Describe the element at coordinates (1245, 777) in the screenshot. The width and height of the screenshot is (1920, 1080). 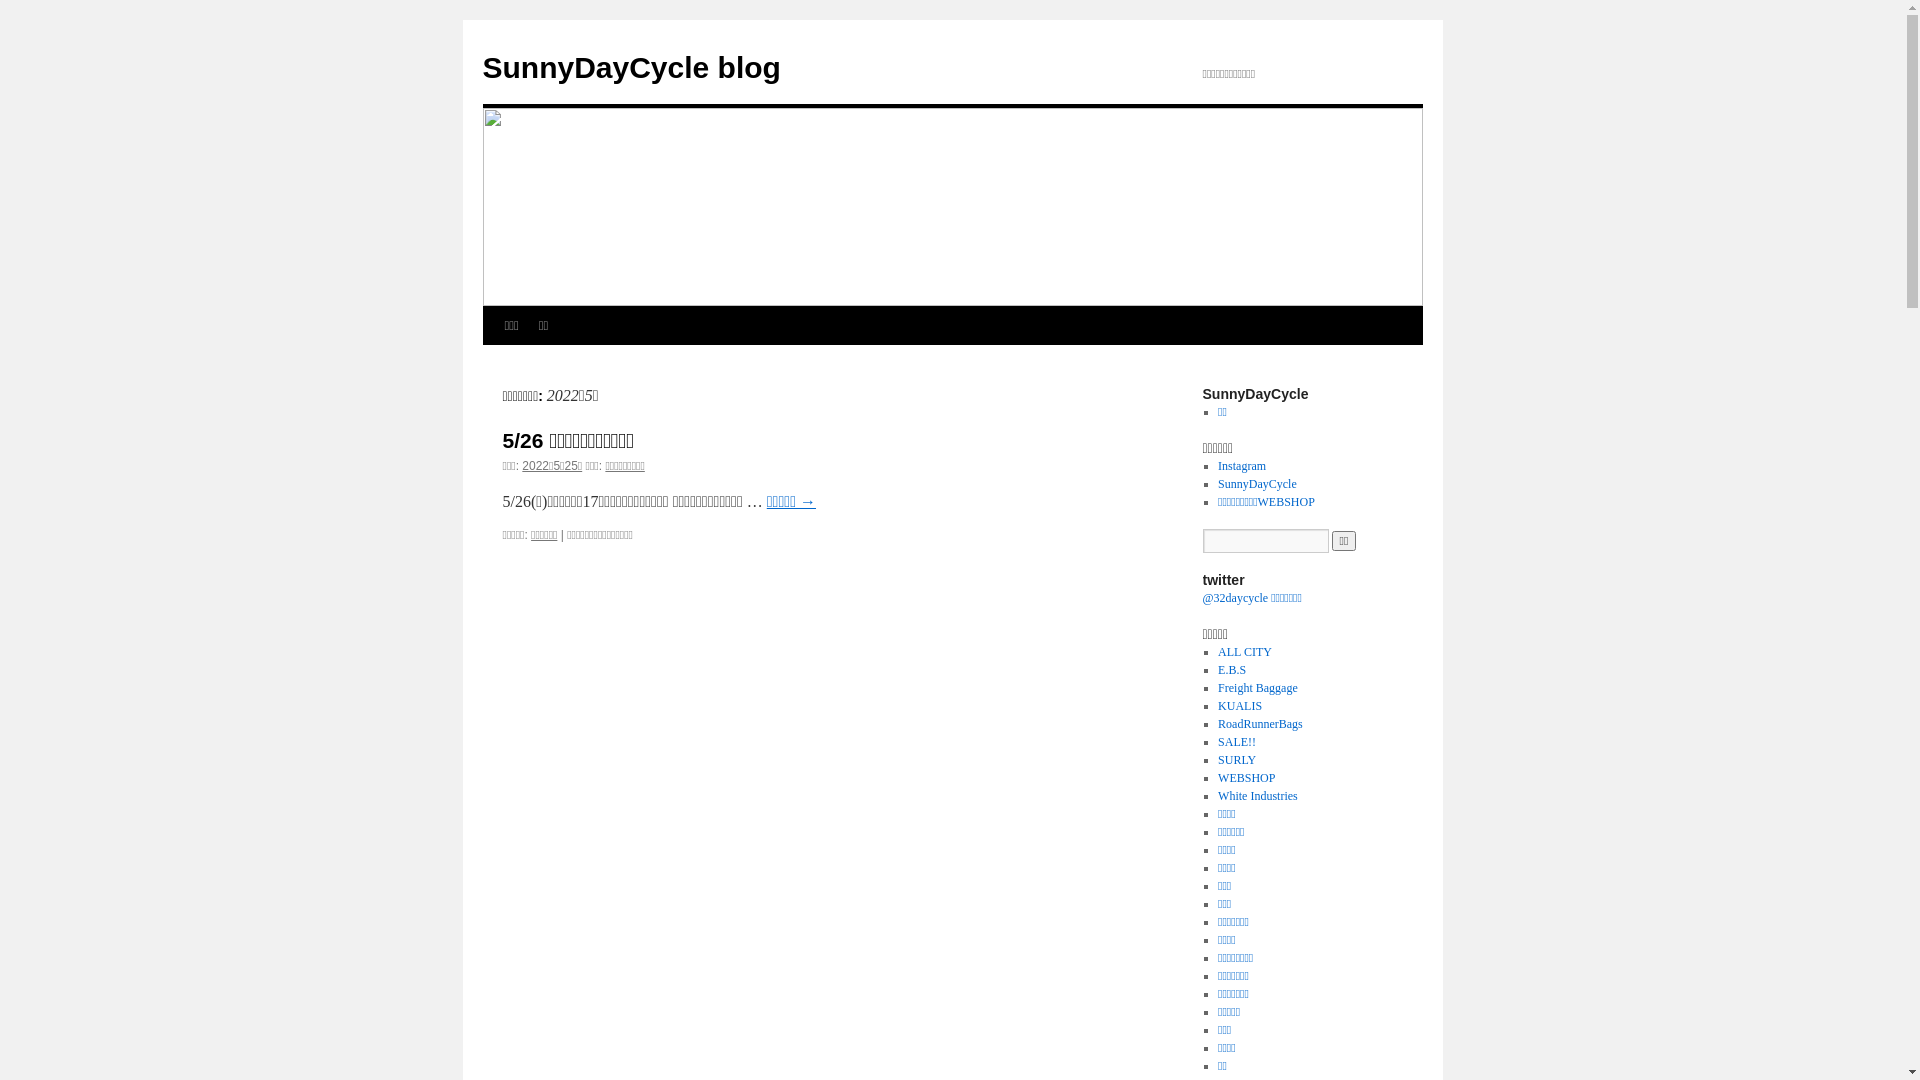
I see `'WEBSHOP'` at that location.